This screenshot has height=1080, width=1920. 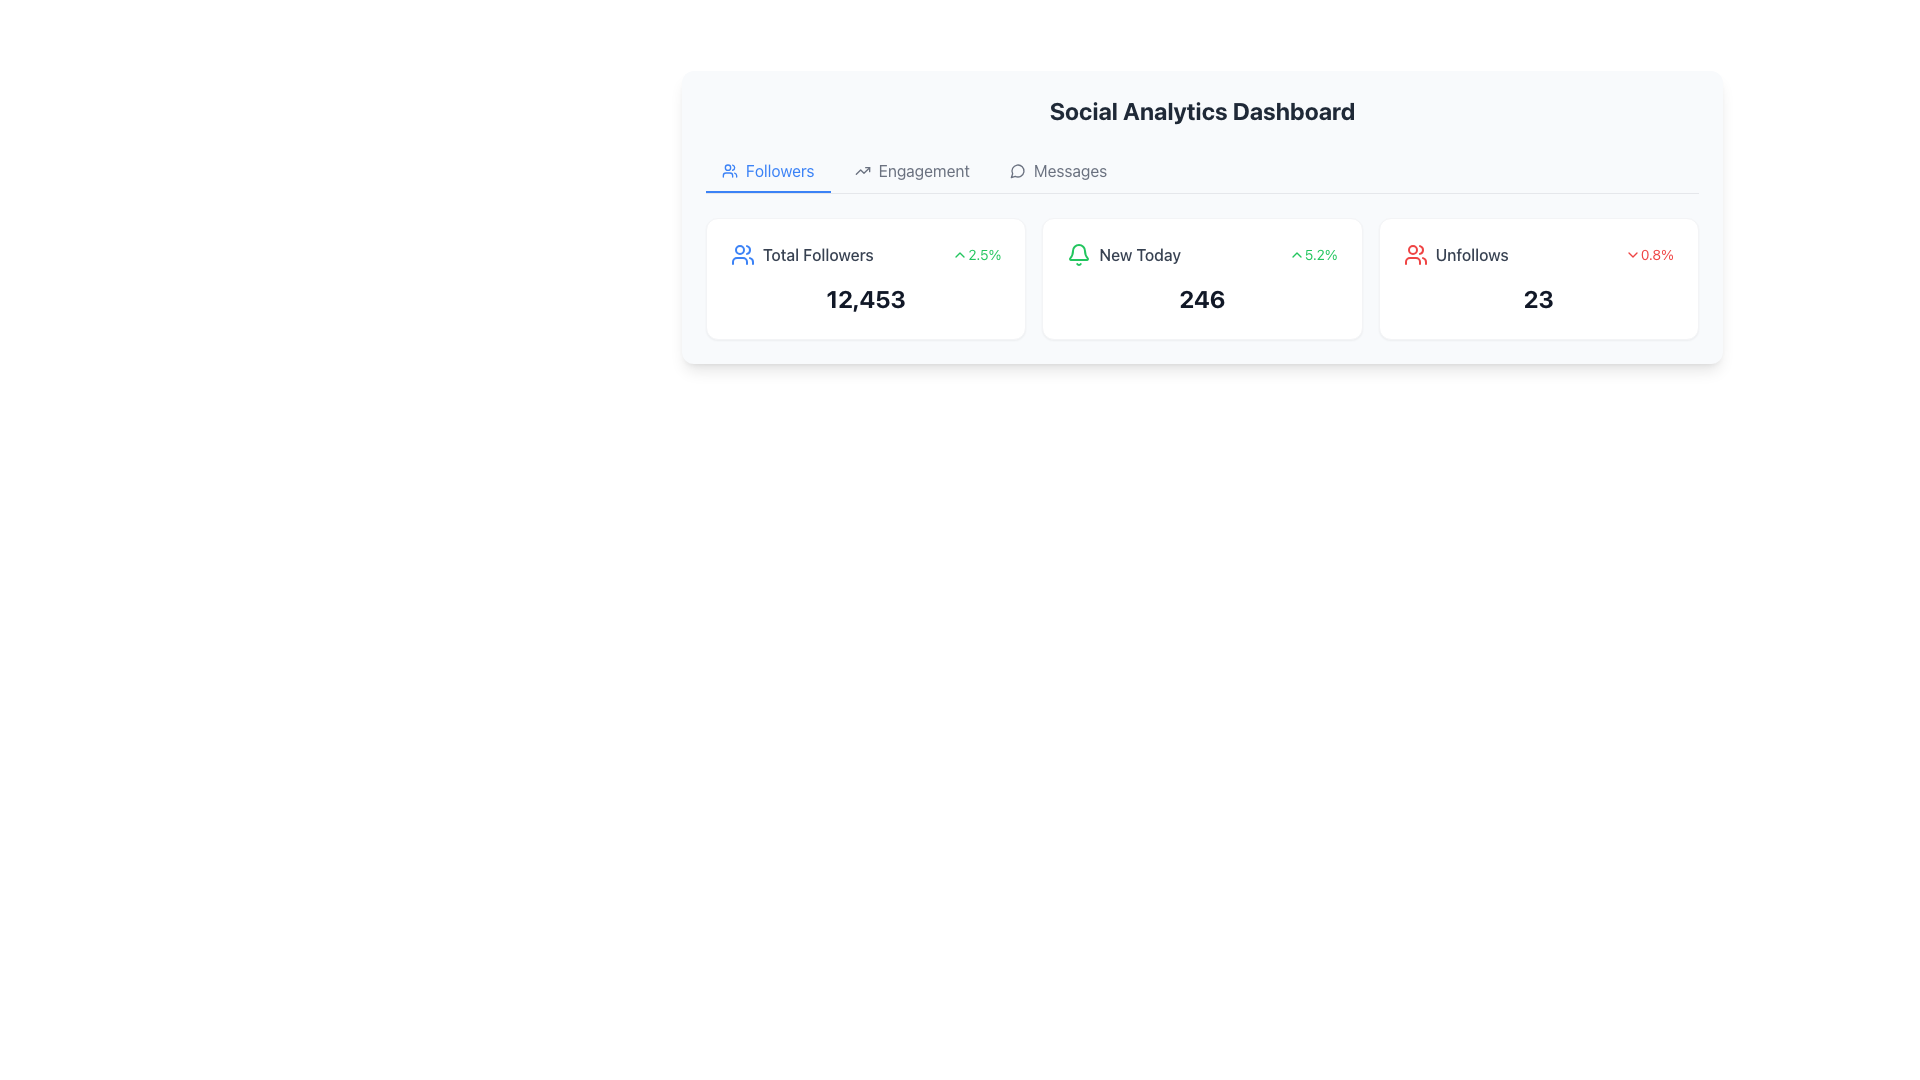 I want to click on text displayed on the 'New Today' label, which is styled in dark gray and located in the central card of a row of cards, to the right of the bell icon, so click(x=1140, y=253).